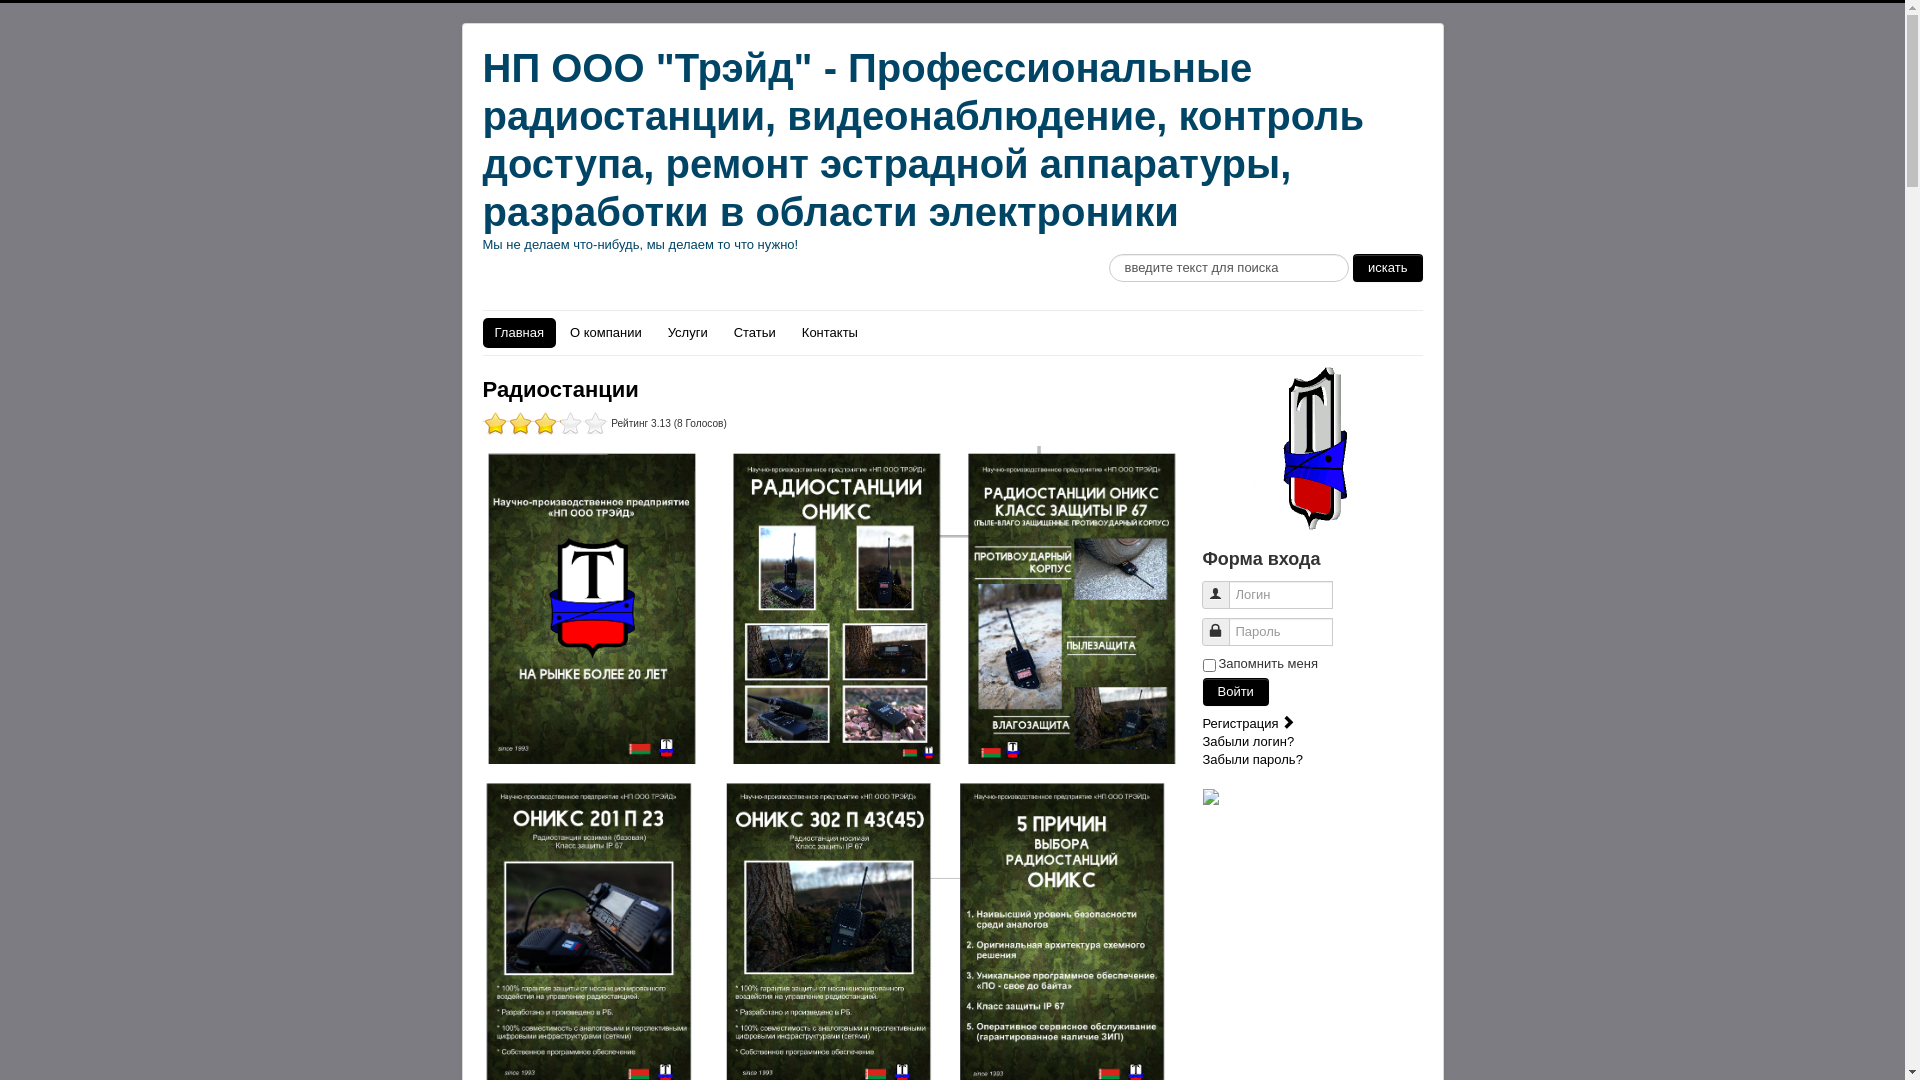 The image size is (1920, 1080). I want to click on '1', so click(507, 422).